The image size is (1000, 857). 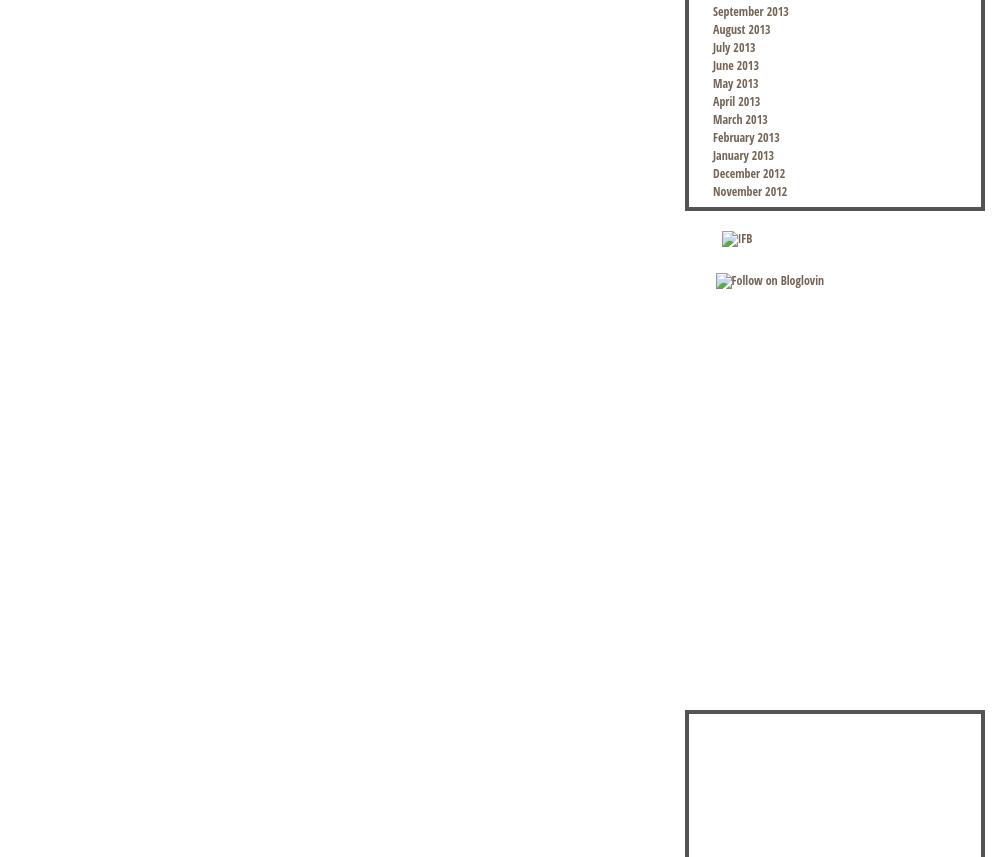 I want to click on 'December 2012', so click(x=748, y=173).